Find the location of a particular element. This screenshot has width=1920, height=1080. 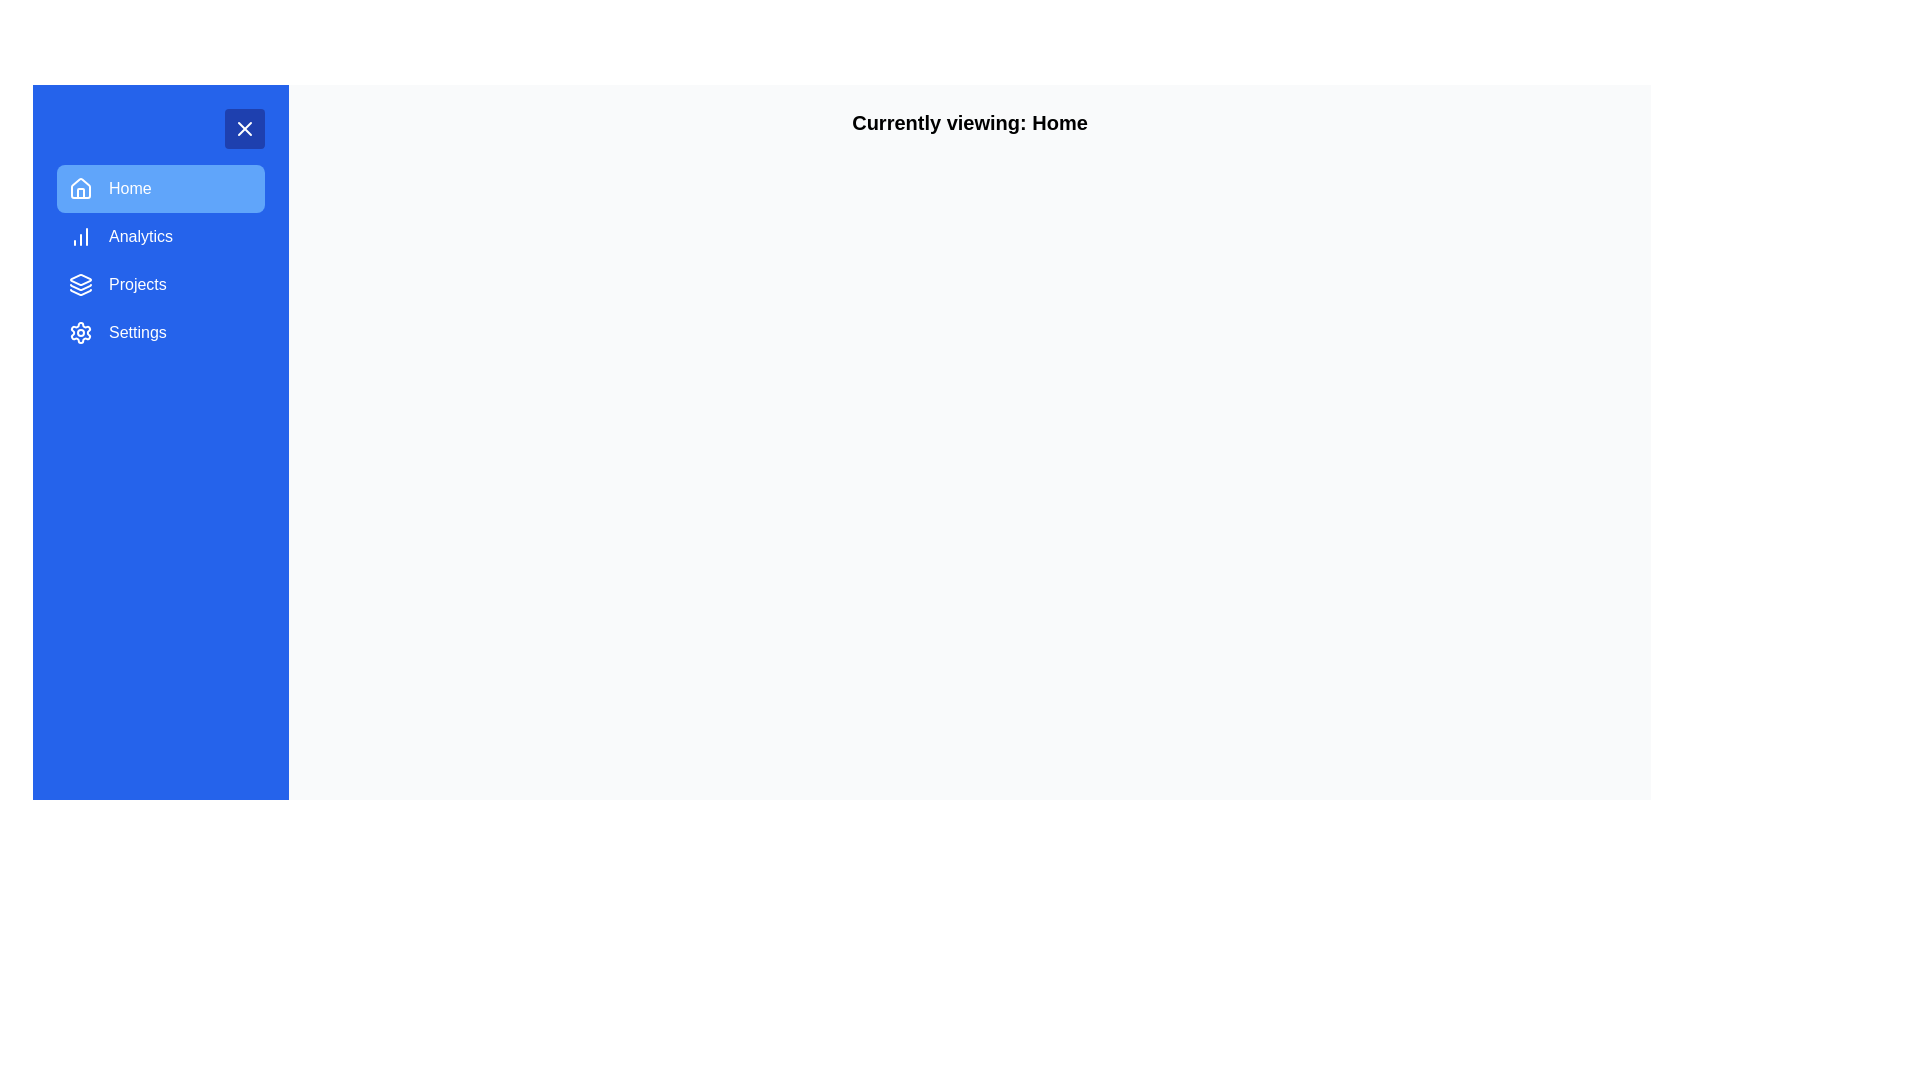

the Close button with a white cross icon located at the top-right corner of the sidebar menu is located at coordinates (243, 128).